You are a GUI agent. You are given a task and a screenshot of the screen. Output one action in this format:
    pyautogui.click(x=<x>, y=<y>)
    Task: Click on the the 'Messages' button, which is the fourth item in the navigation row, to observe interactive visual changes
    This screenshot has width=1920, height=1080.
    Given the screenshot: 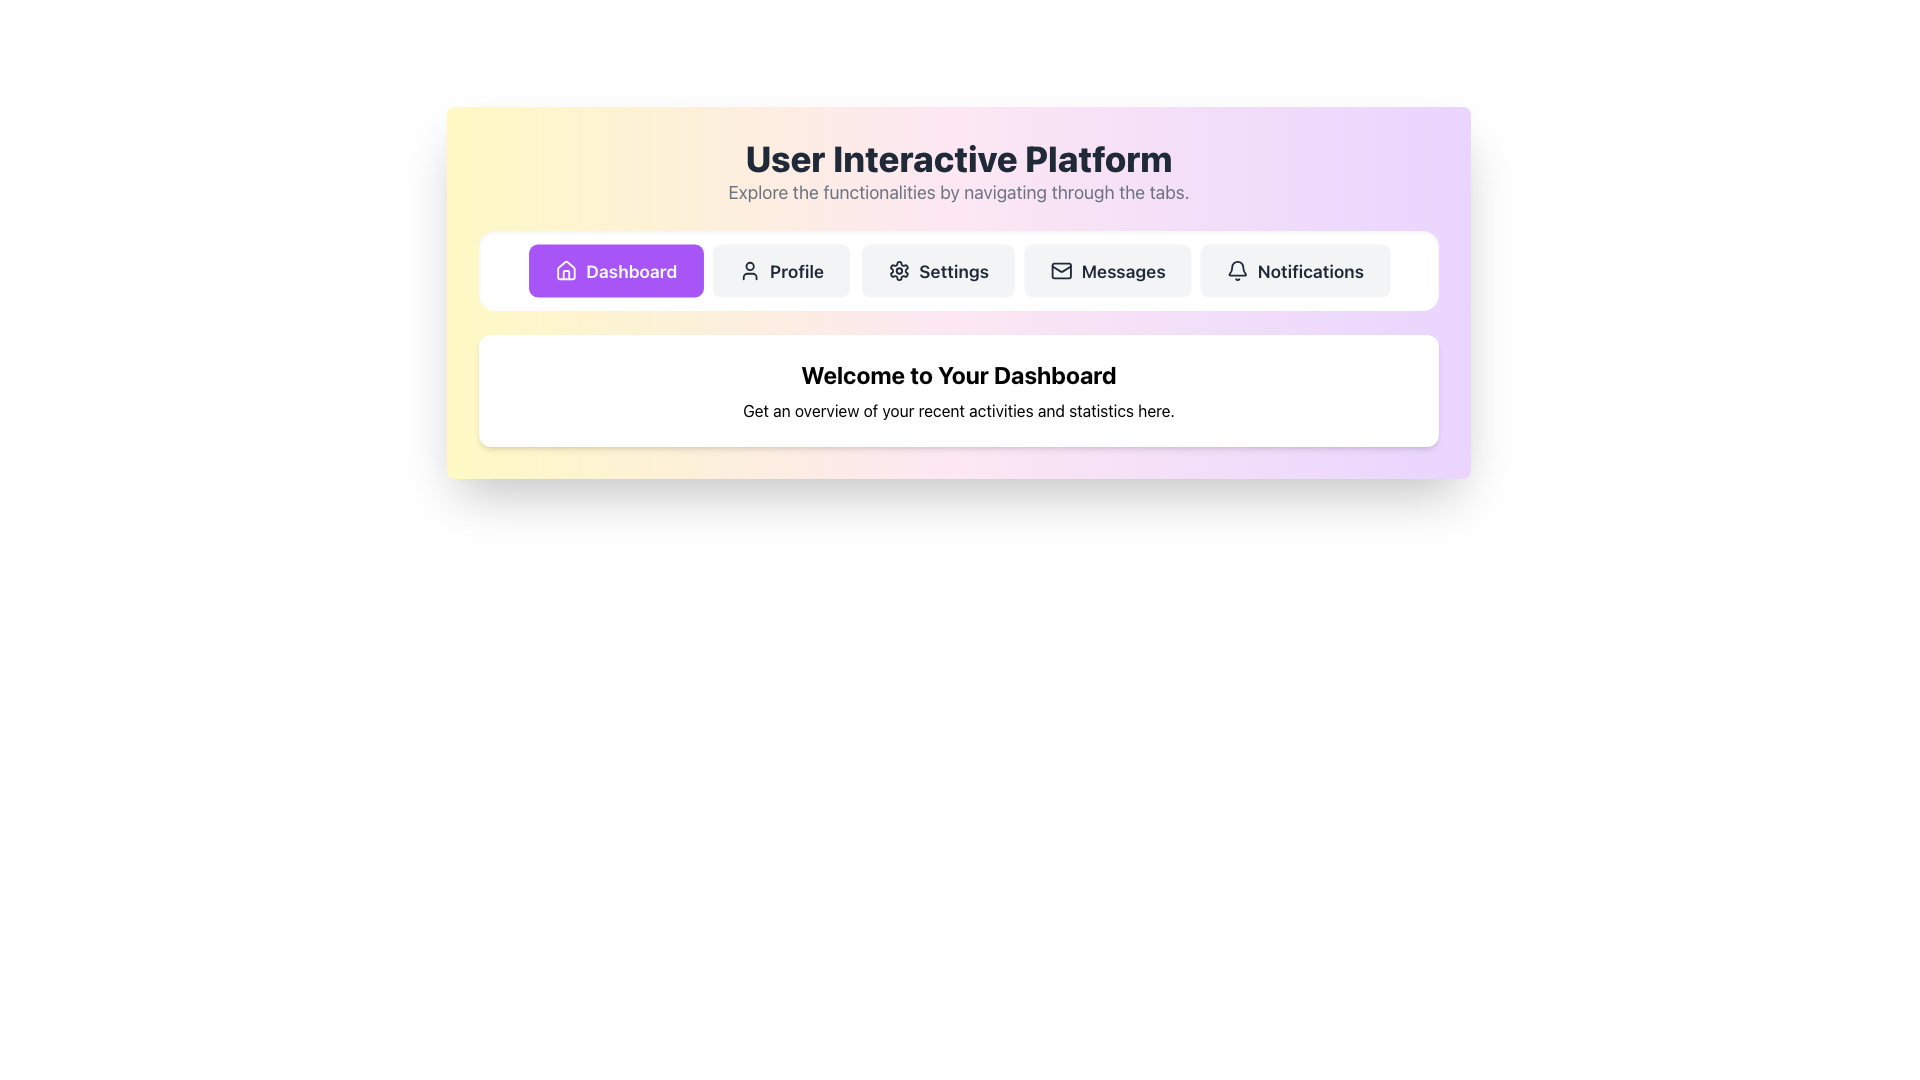 What is the action you would take?
    pyautogui.click(x=1107, y=270)
    